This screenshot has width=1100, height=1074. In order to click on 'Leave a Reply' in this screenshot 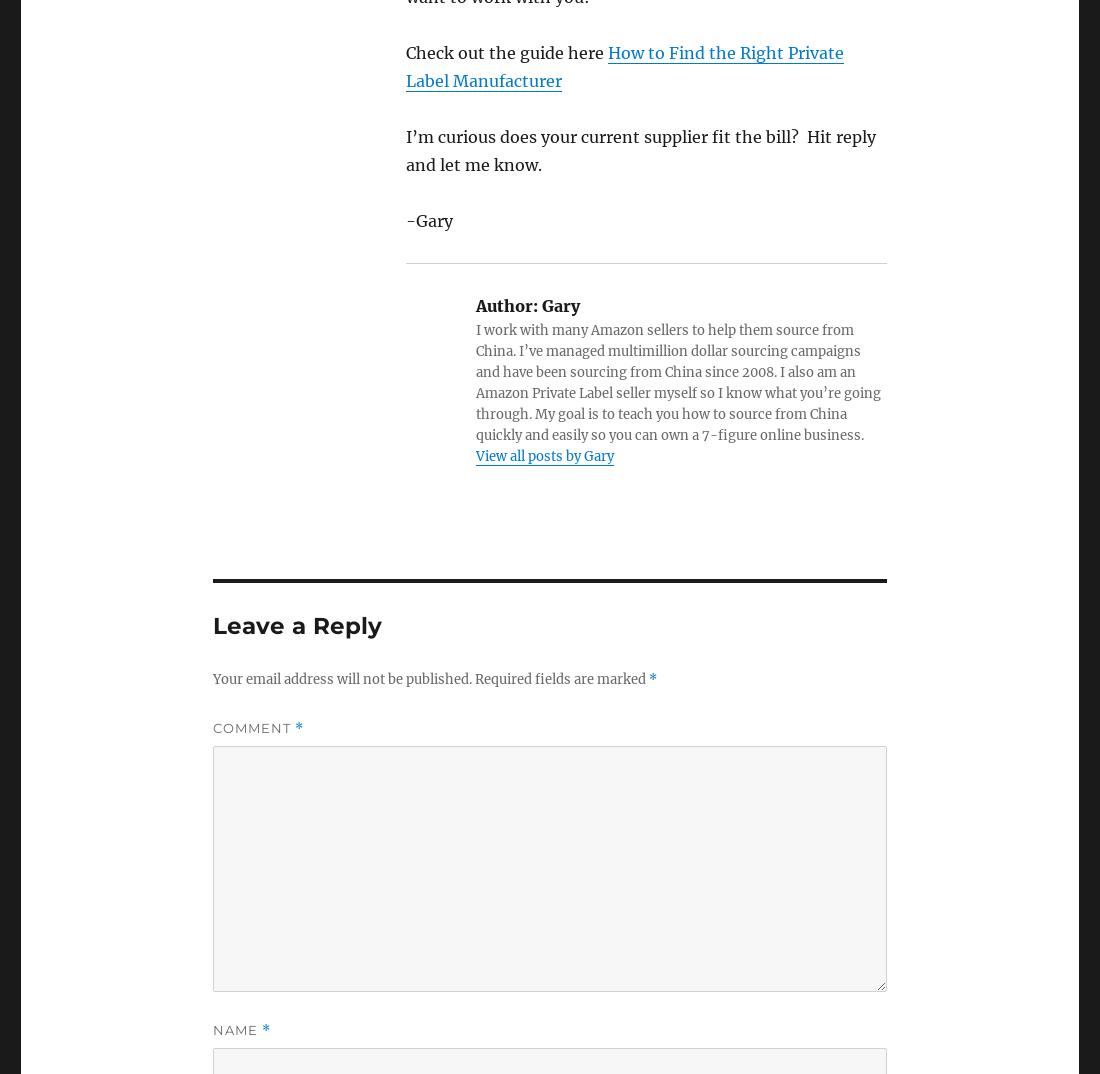, I will do `click(296, 624)`.